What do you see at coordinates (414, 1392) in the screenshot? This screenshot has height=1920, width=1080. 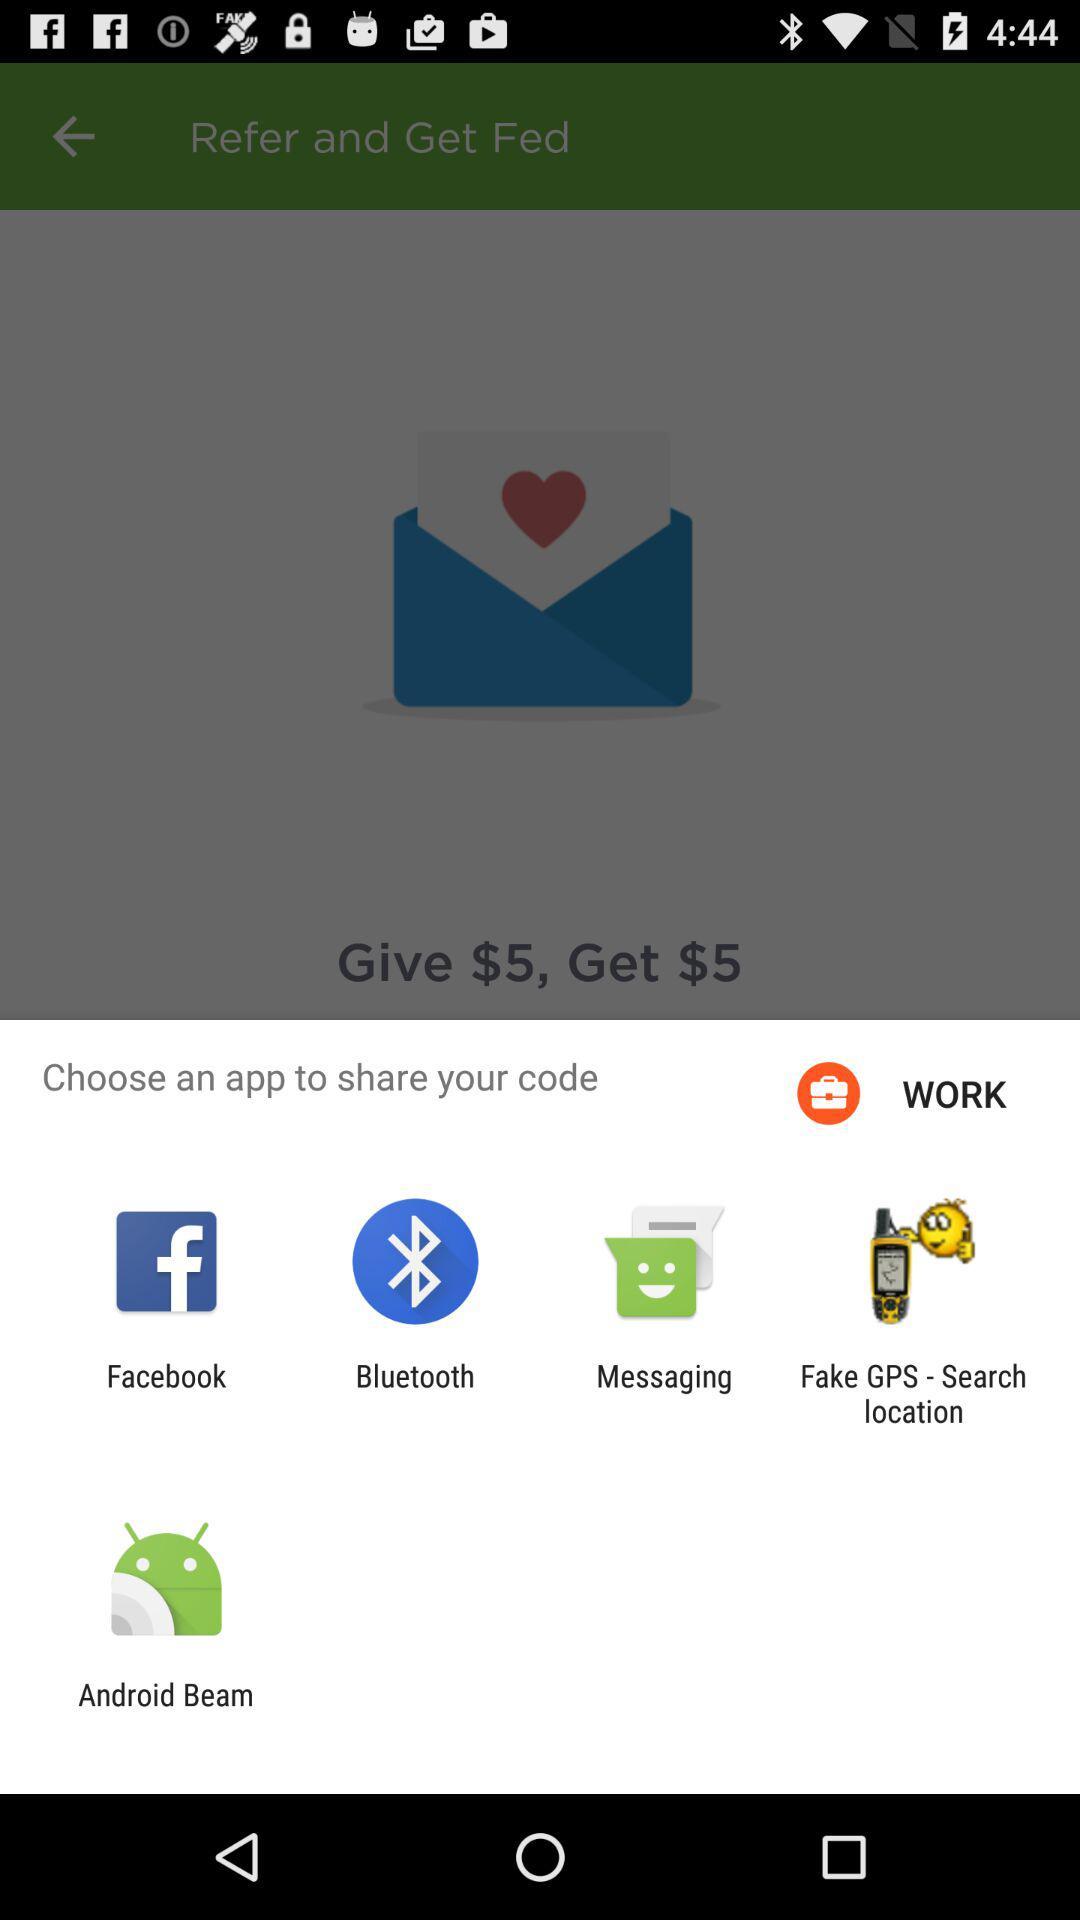 I see `the app to the left of the messaging icon` at bounding box center [414, 1392].